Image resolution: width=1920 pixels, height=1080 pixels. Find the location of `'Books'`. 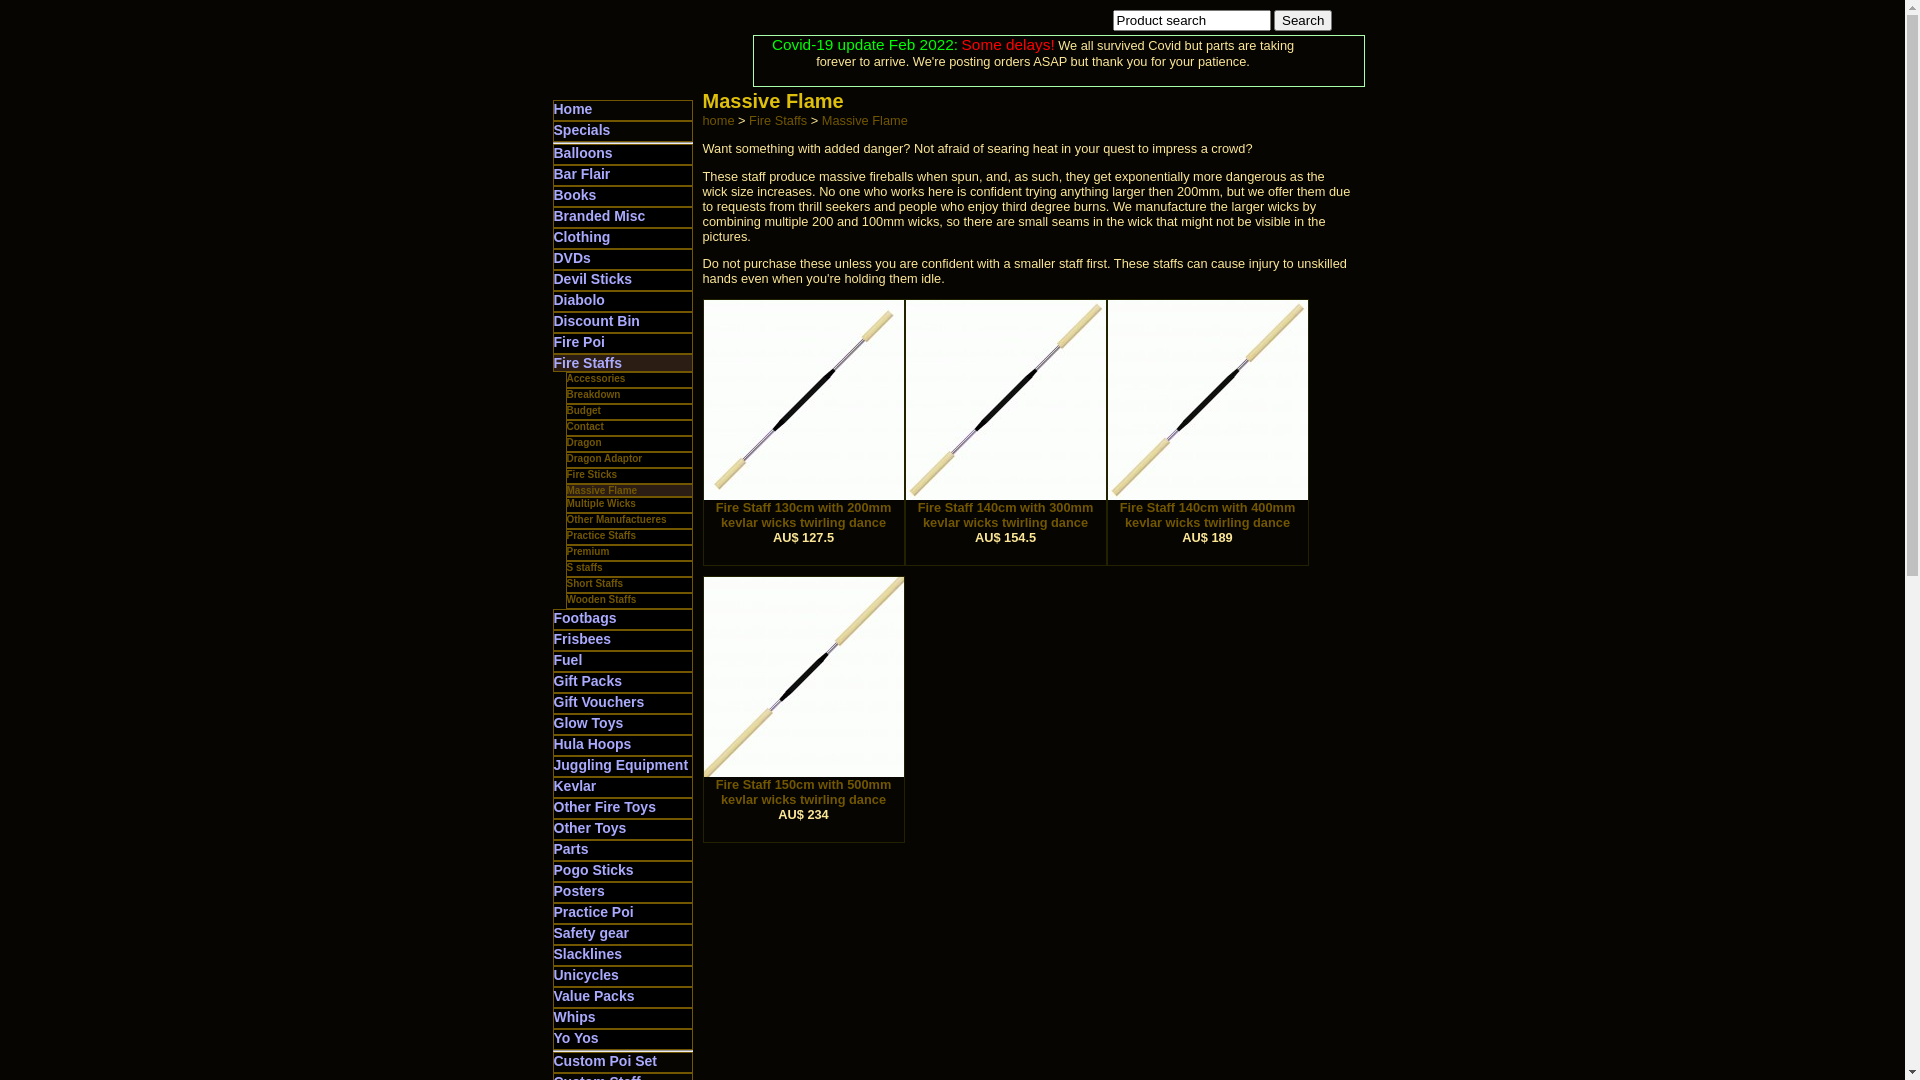

'Books' is located at coordinates (574, 195).